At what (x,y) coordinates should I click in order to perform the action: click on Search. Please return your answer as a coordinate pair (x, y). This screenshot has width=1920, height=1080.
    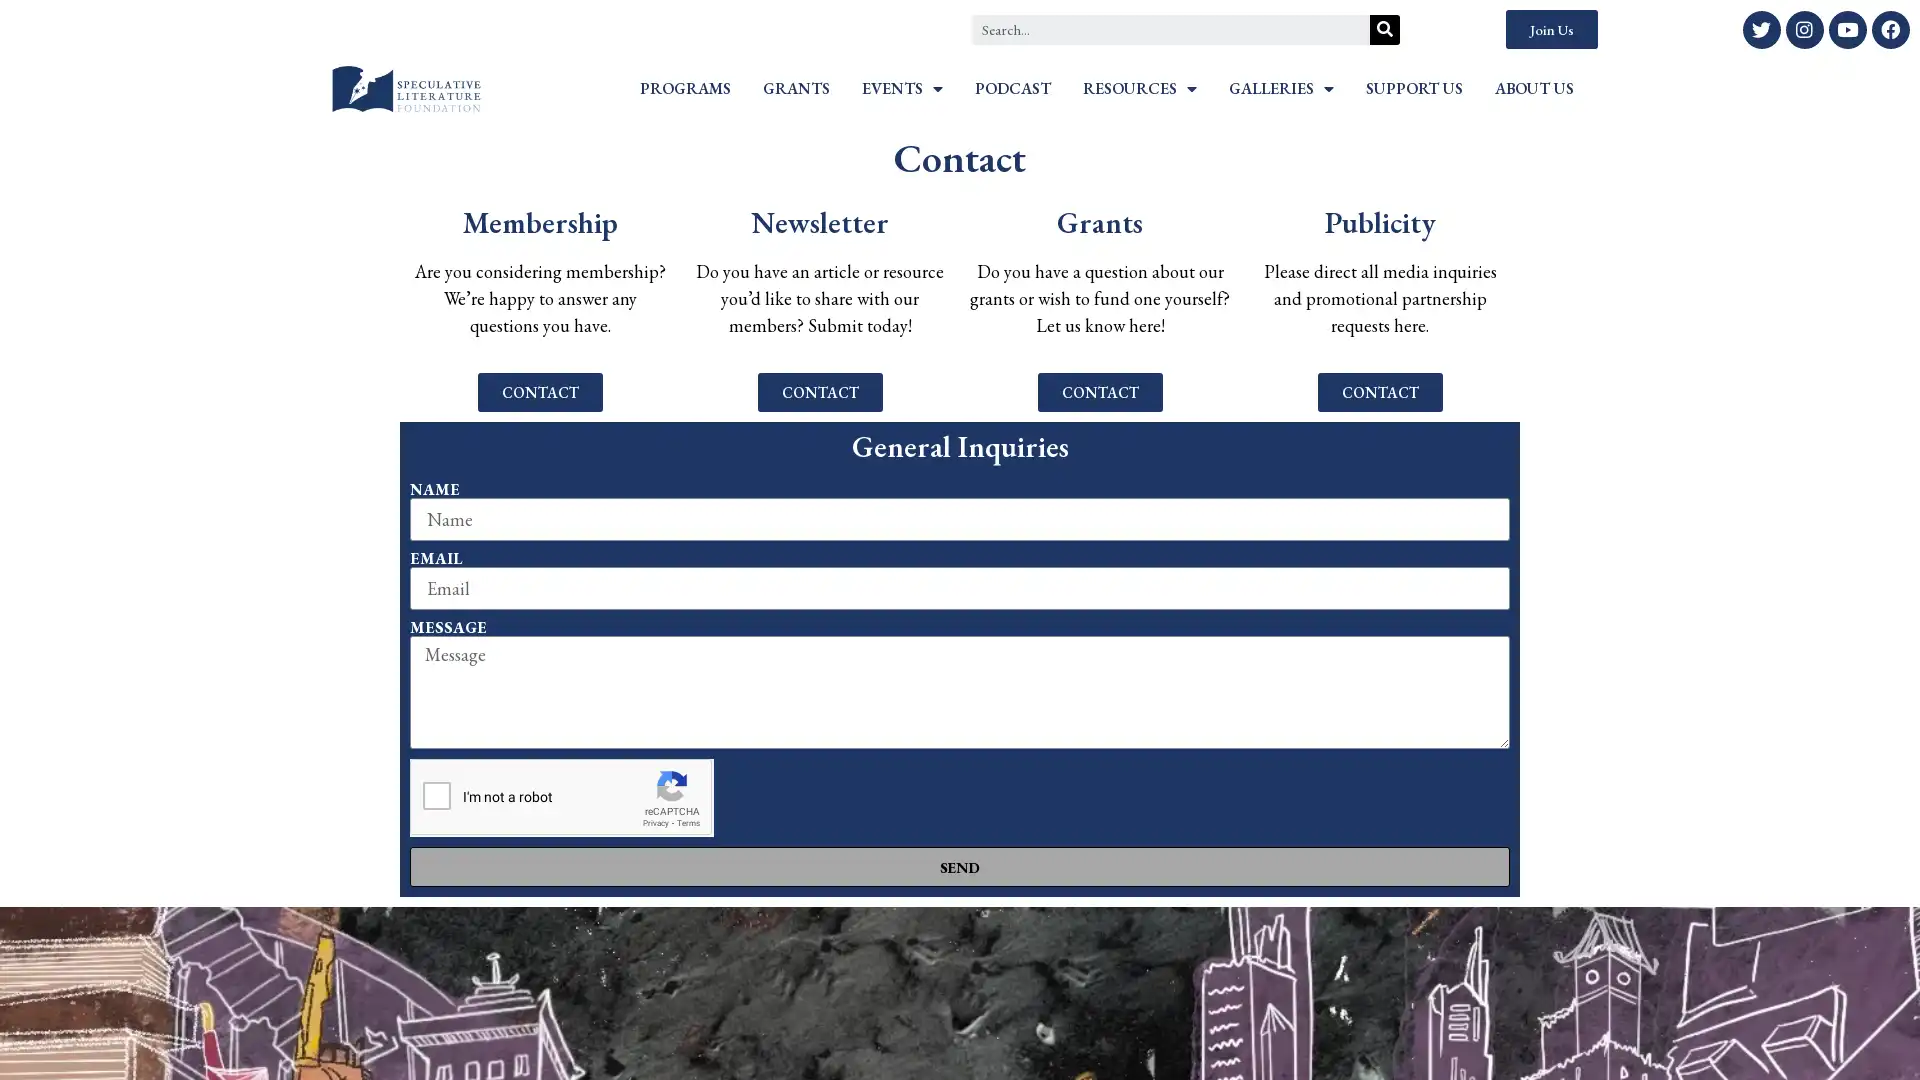
    Looking at the image, I should click on (1384, 29).